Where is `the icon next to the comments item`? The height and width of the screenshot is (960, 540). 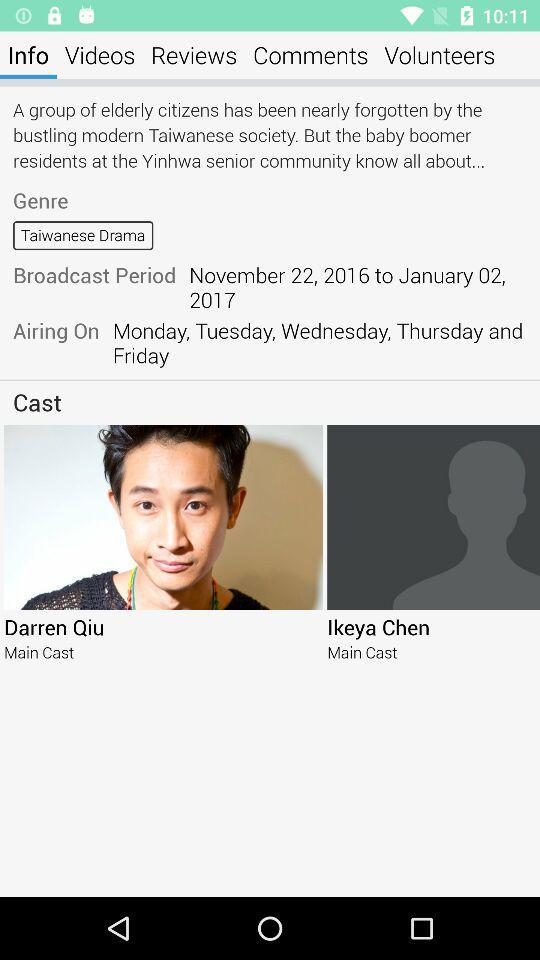 the icon next to the comments item is located at coordinates (438, 54).